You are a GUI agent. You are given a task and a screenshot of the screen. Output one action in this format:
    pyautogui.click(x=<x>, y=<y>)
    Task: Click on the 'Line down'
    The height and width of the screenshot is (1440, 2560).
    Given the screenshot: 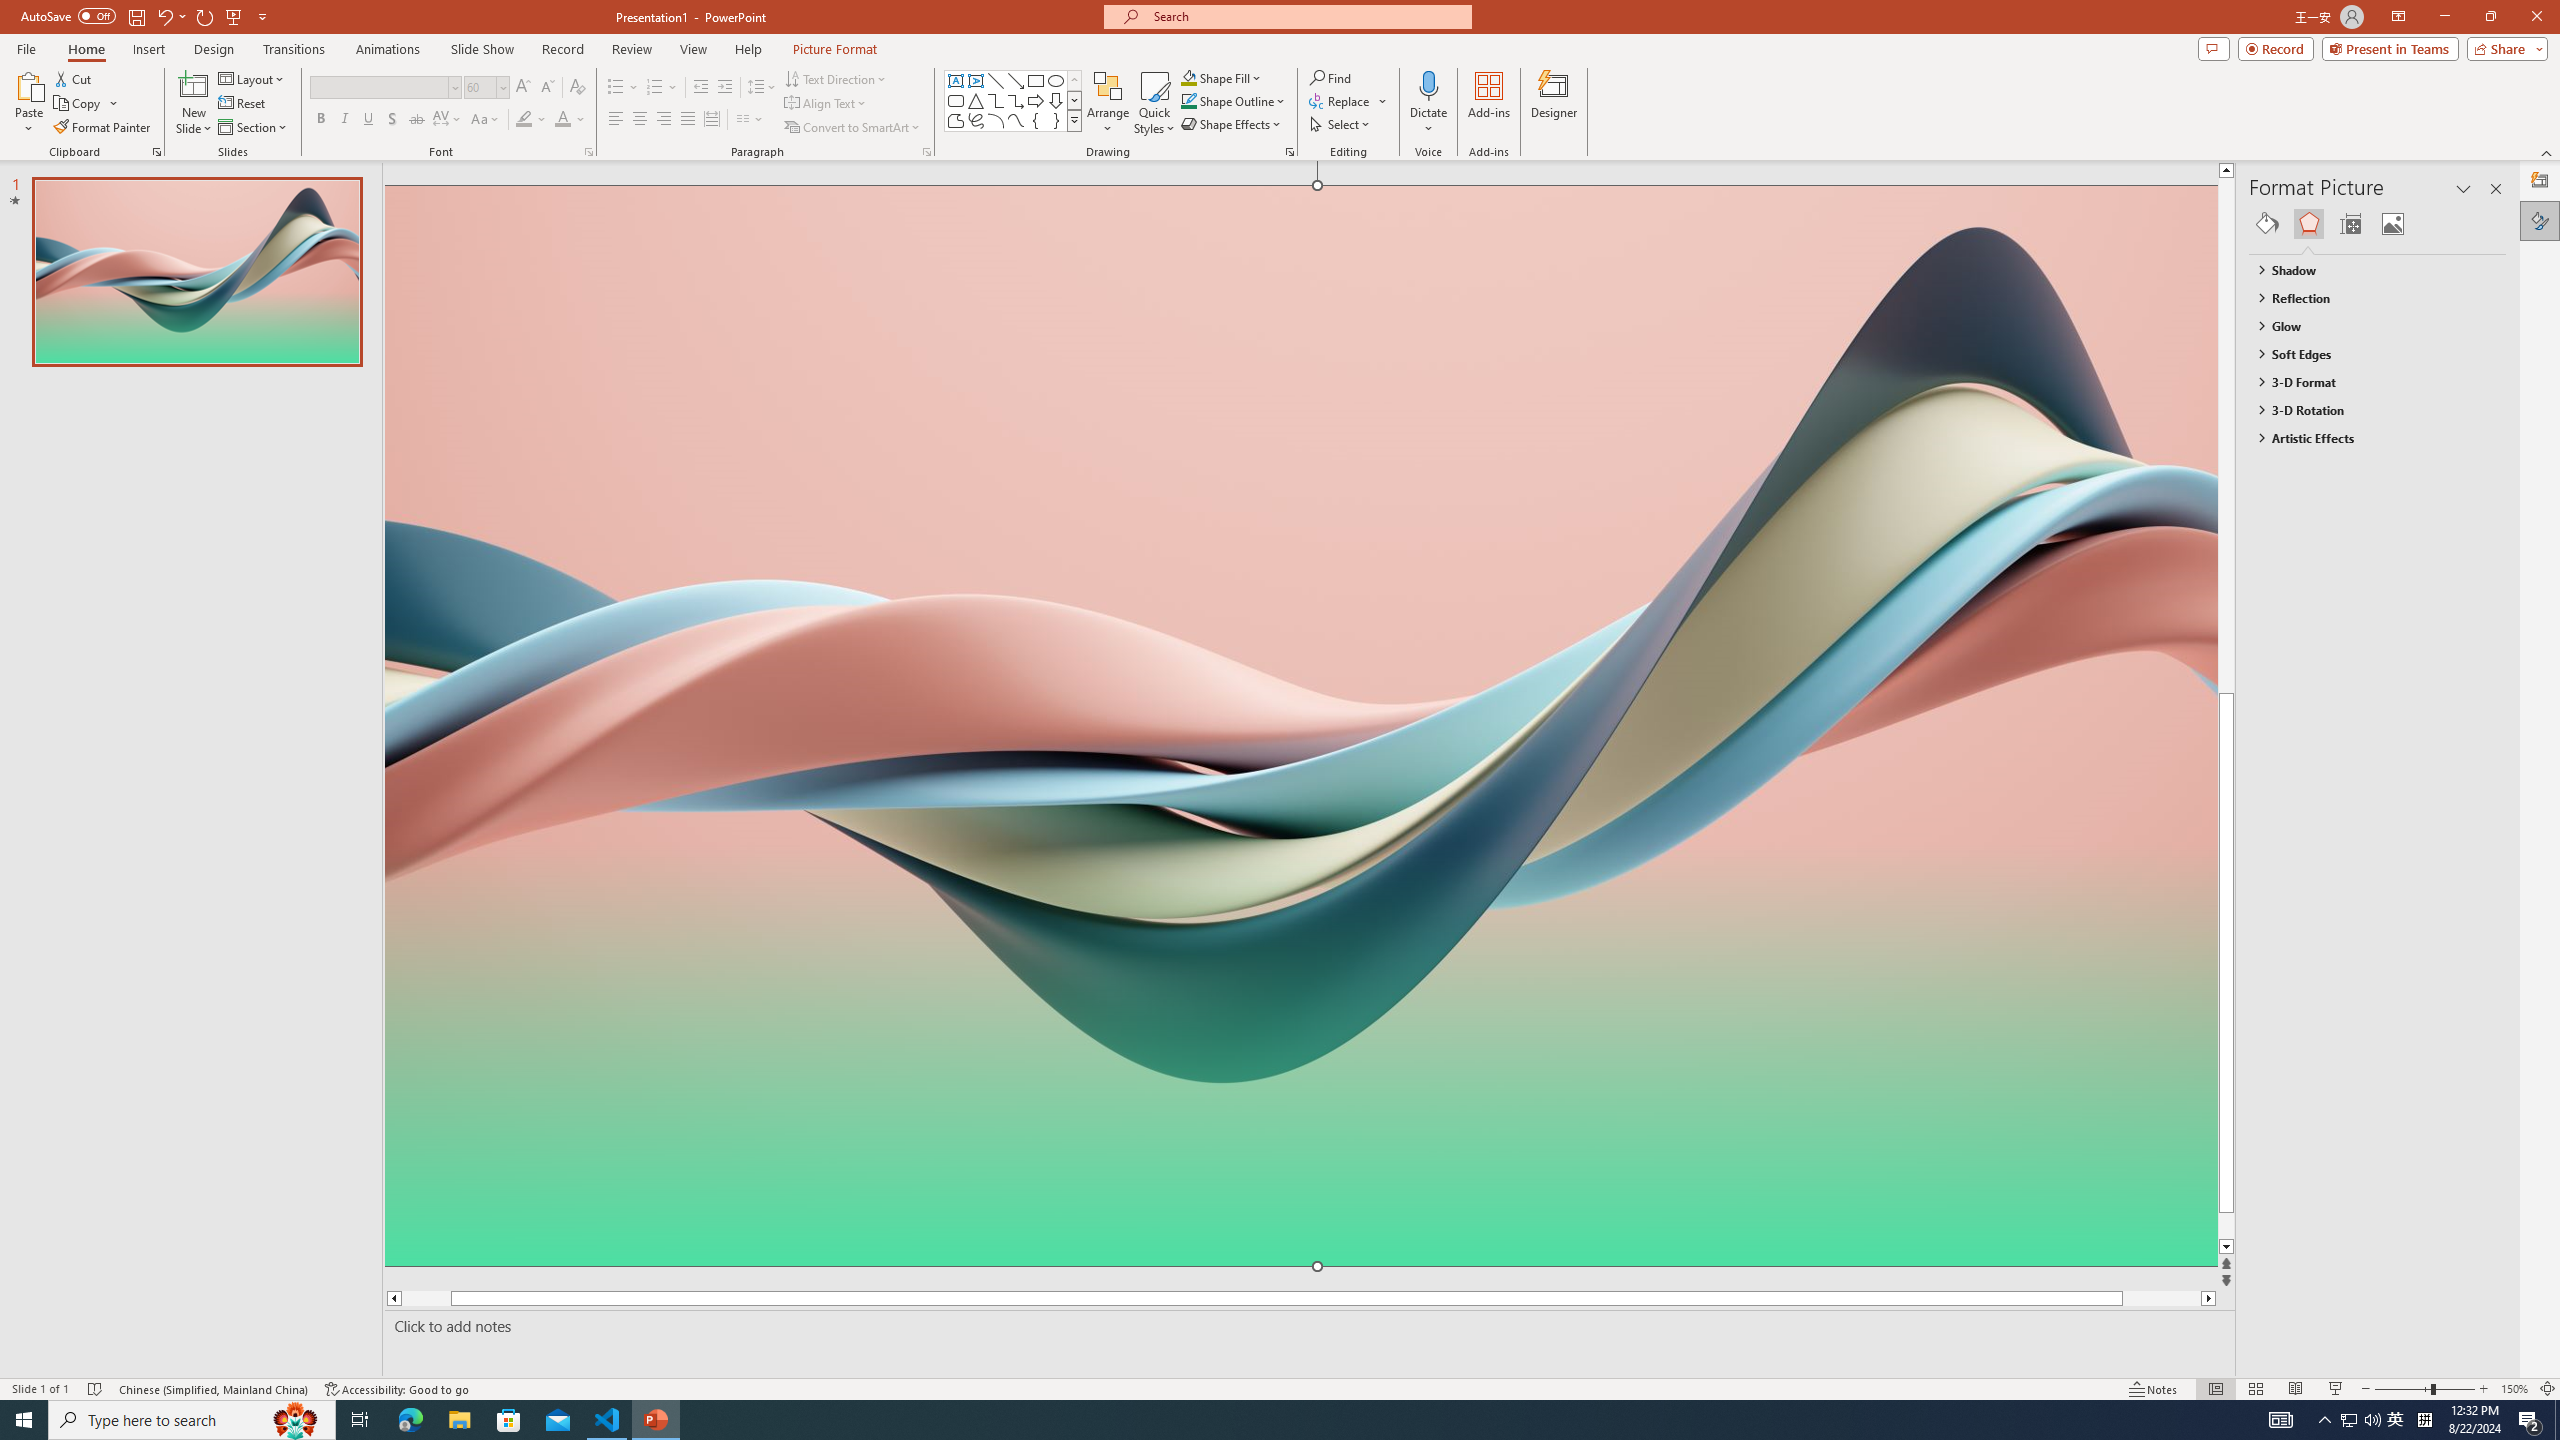 What is the action you would take?
    pyautogui.click(x=2263, y=1246)
    